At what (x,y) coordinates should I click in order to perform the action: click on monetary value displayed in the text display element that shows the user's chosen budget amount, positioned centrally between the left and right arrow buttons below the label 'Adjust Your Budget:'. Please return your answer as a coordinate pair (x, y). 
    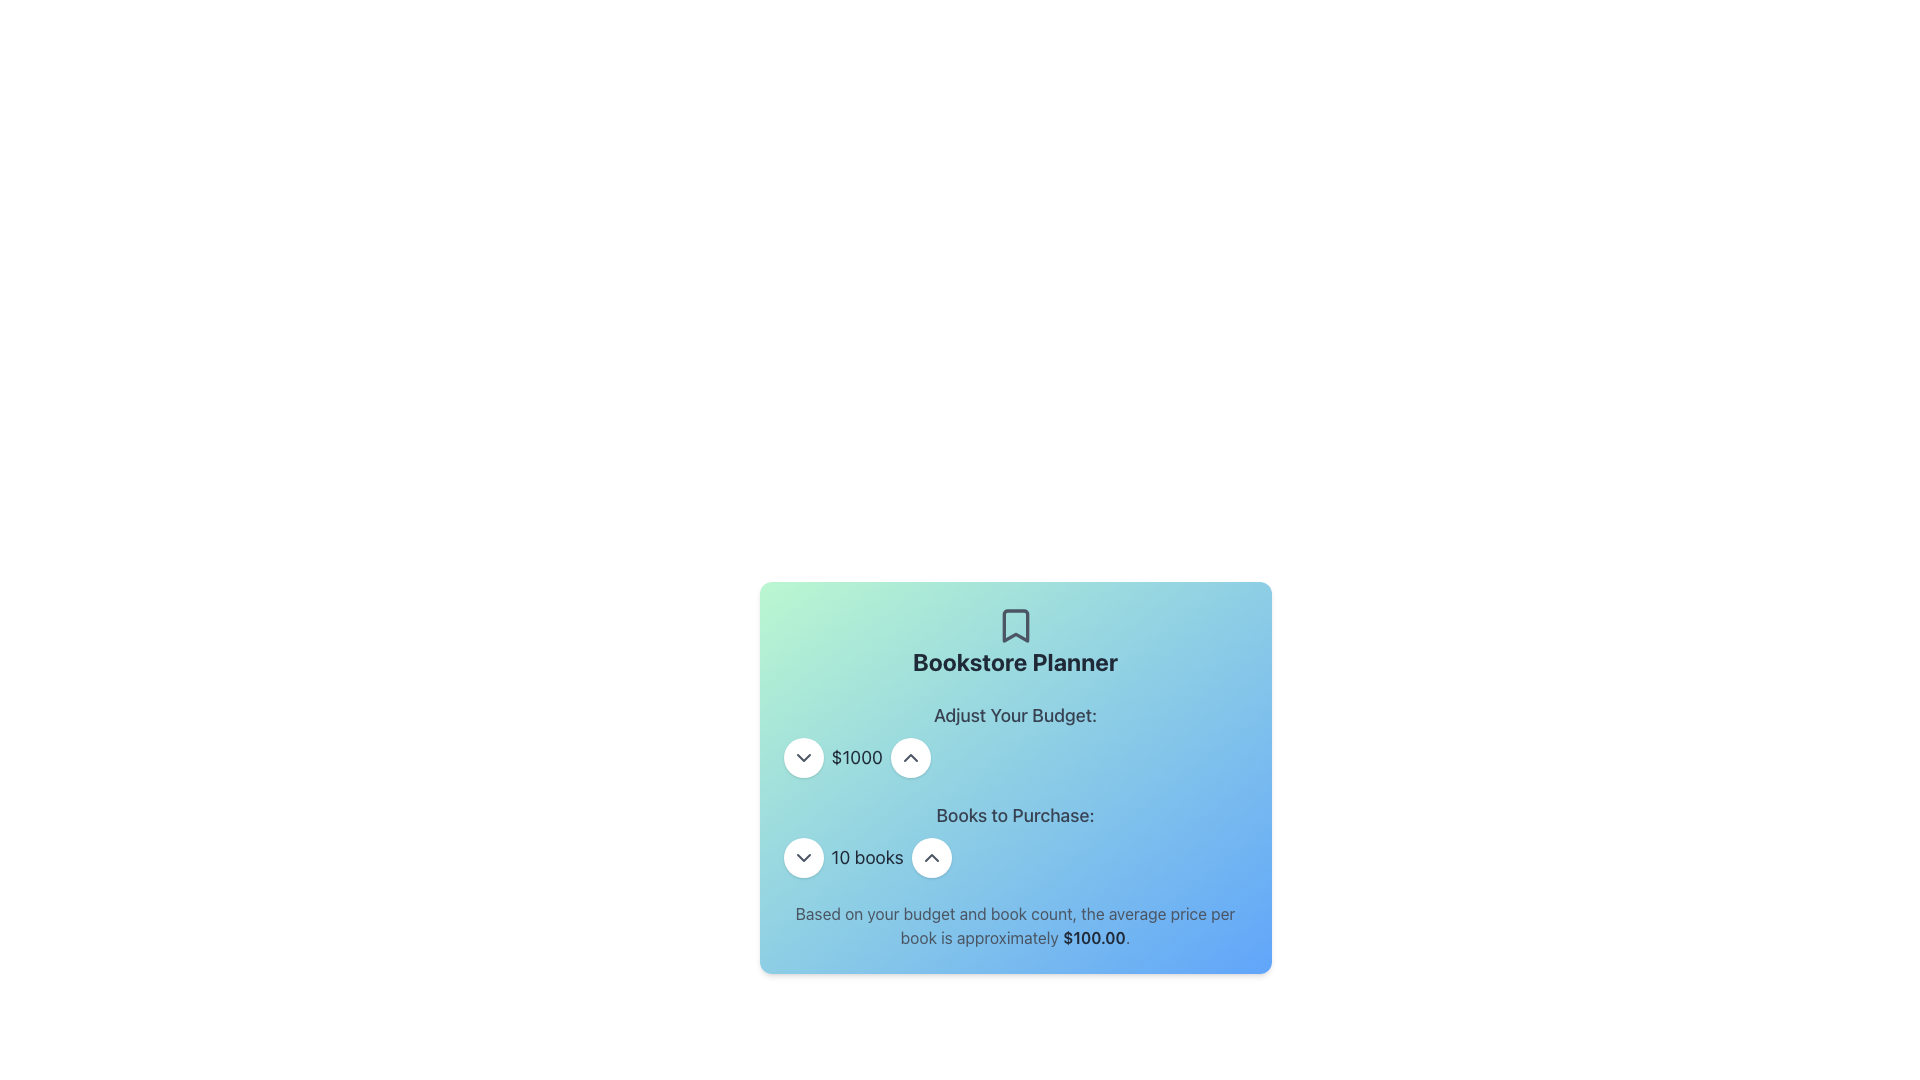
    Looking at the image, I should click on (857, 758).